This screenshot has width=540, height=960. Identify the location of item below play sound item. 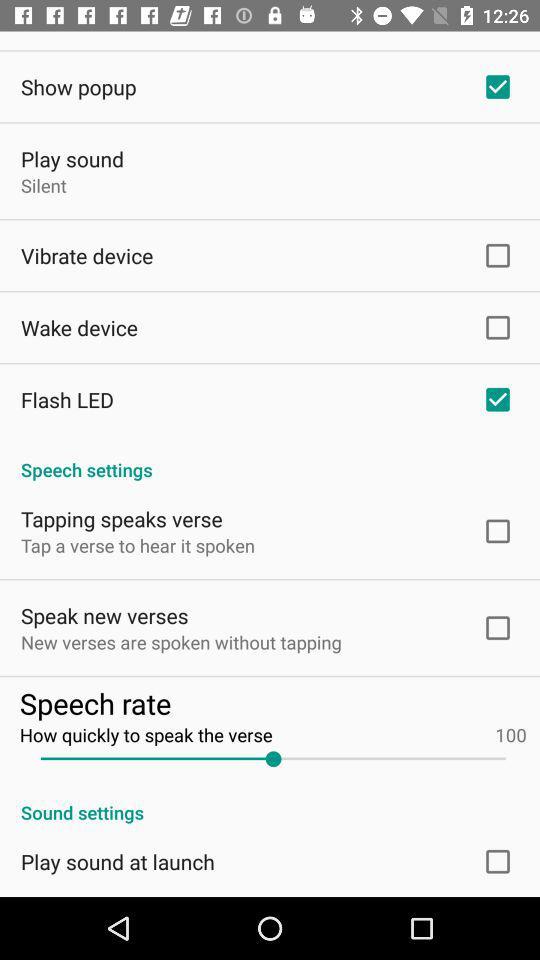
(43, 185).